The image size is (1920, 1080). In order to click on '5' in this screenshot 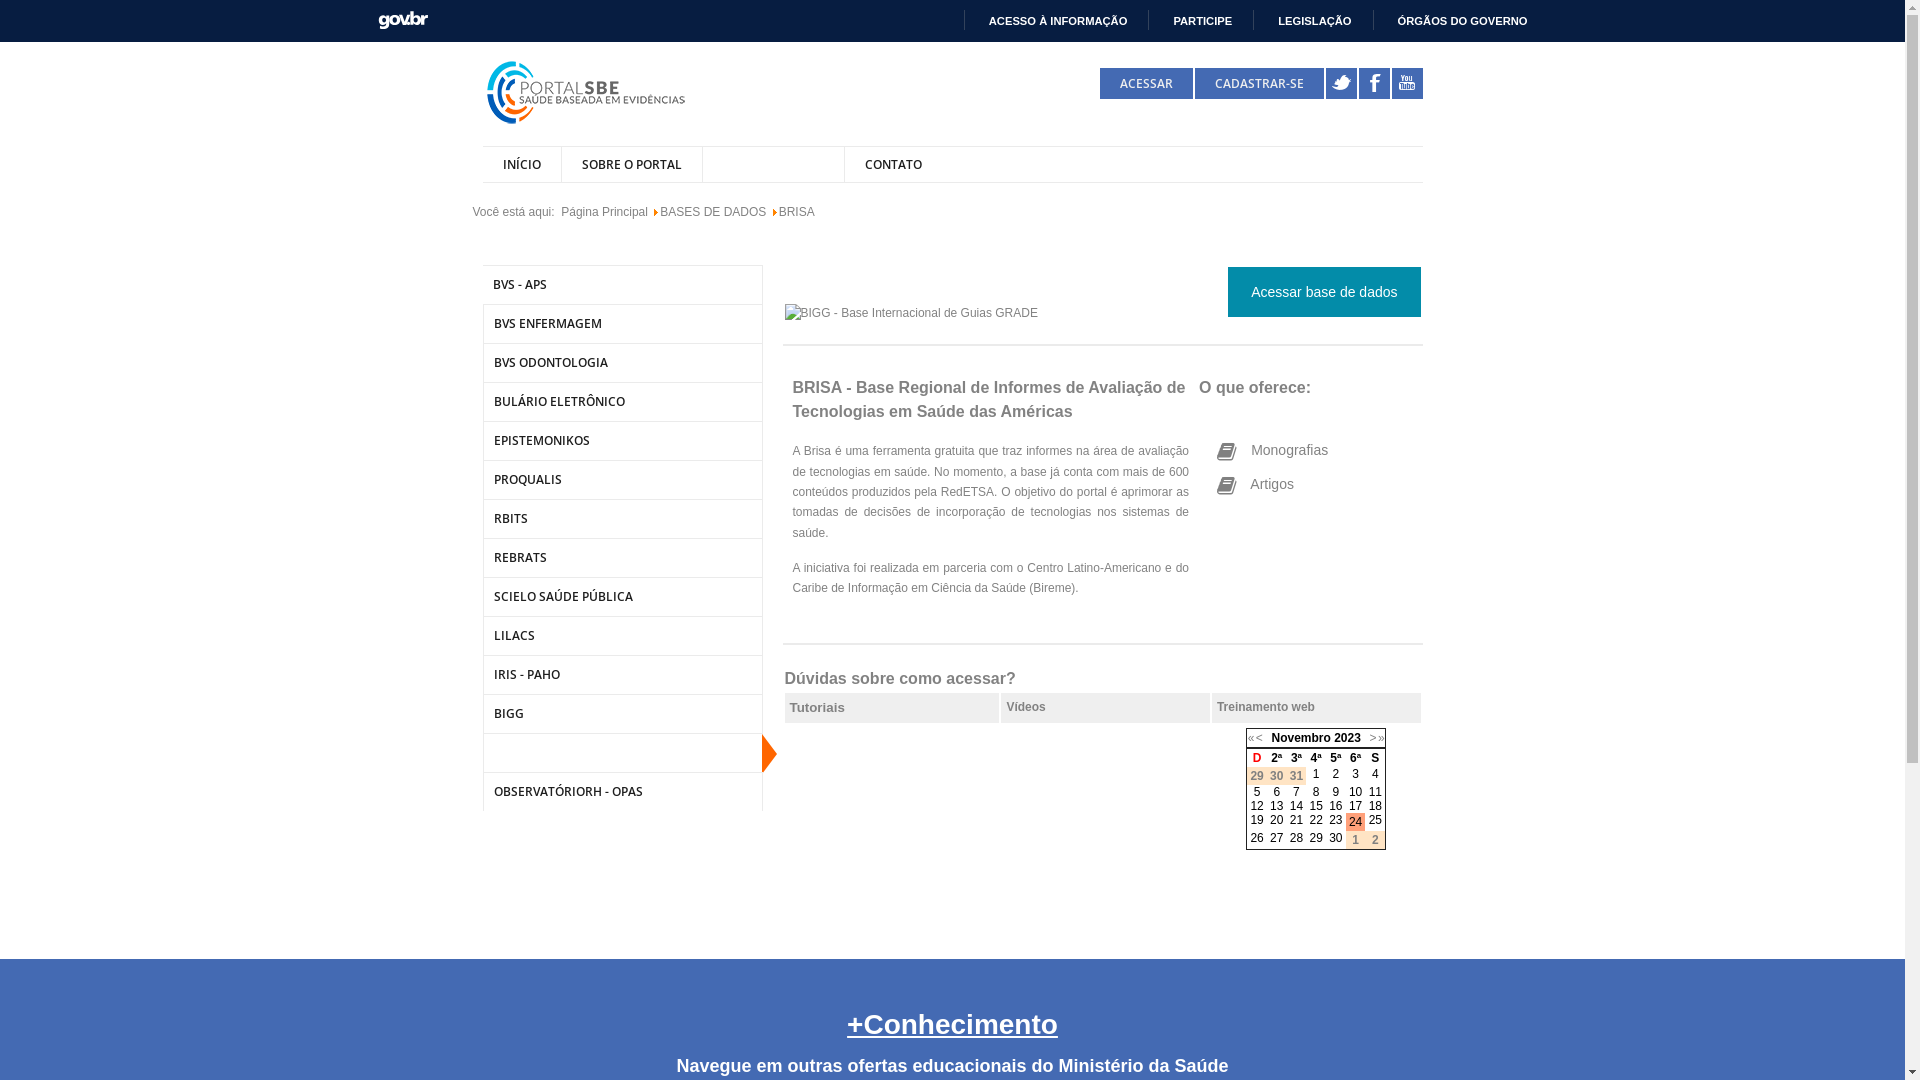, I will do `click(1256, 790)`.